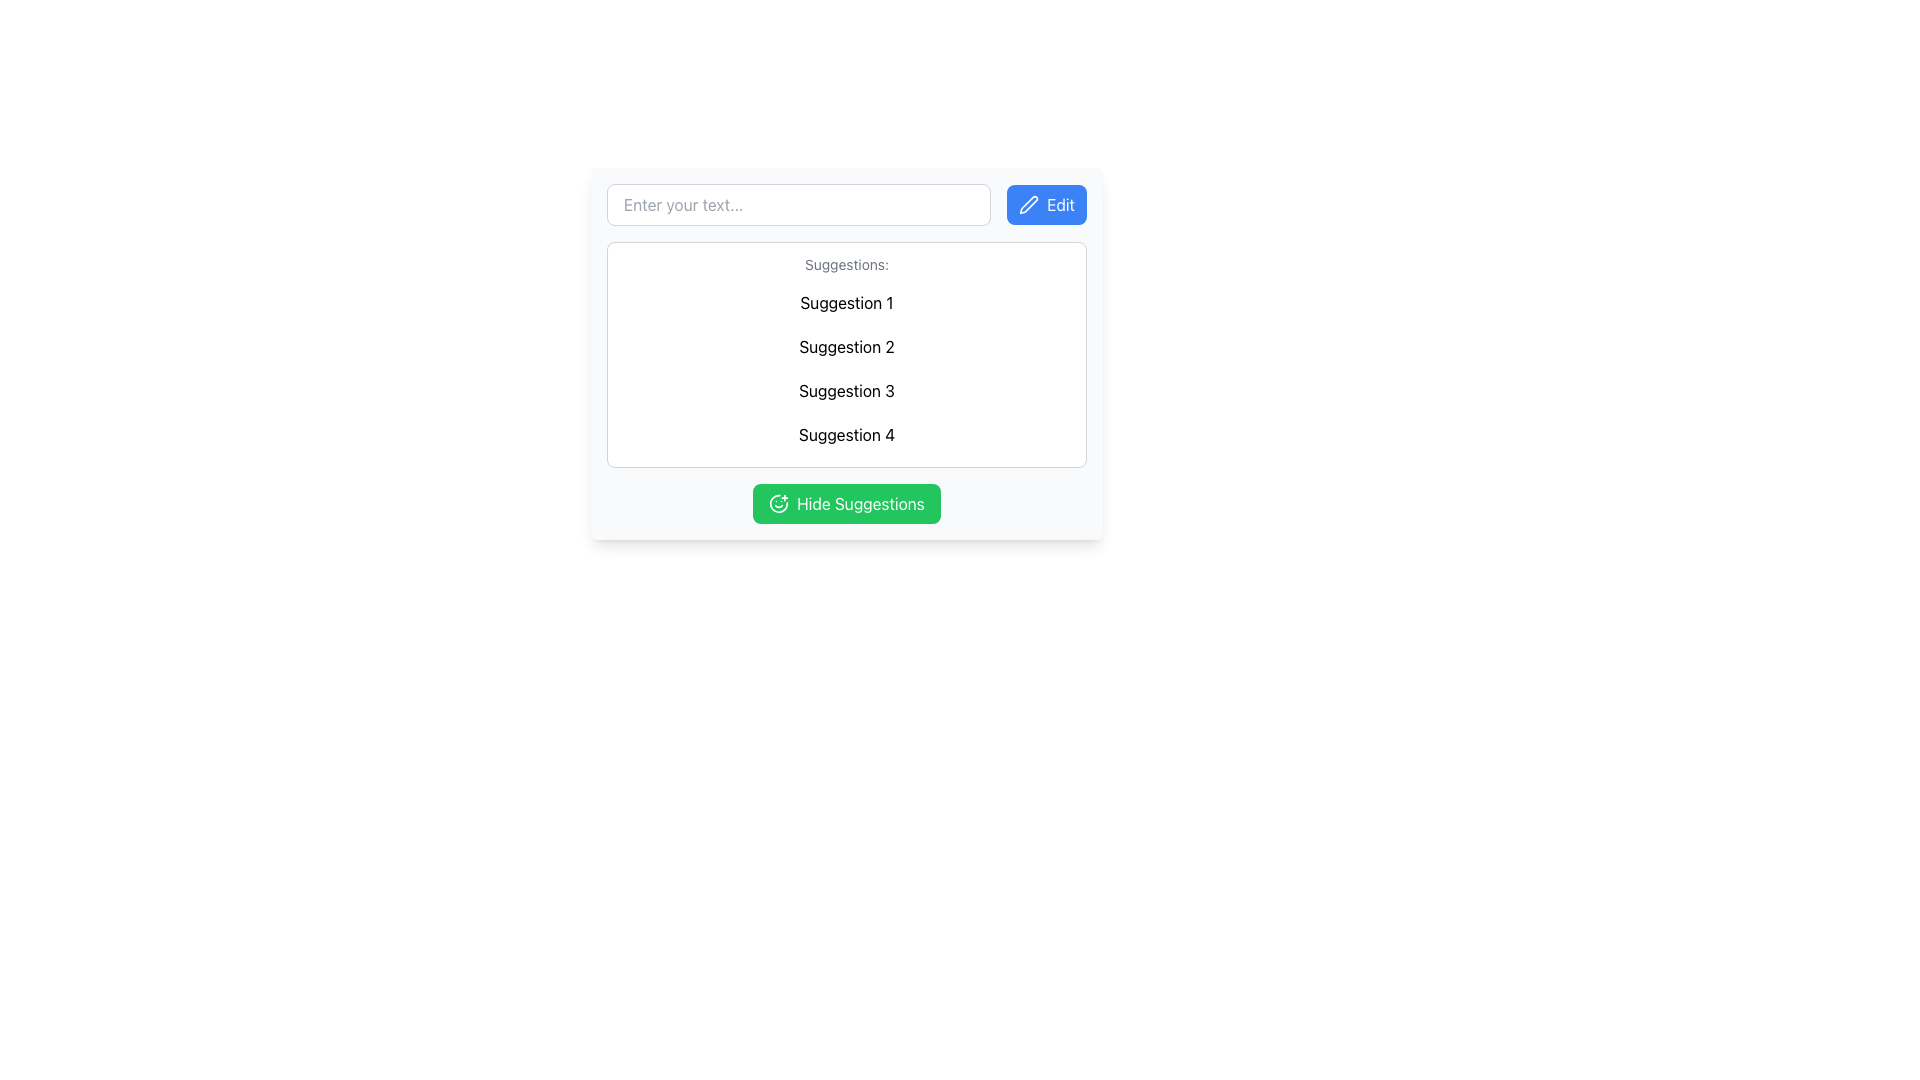 This screenshot has width=1920, height=1080. I want to click on the text element labeled 'Suggestion 2', so click(846, 346).